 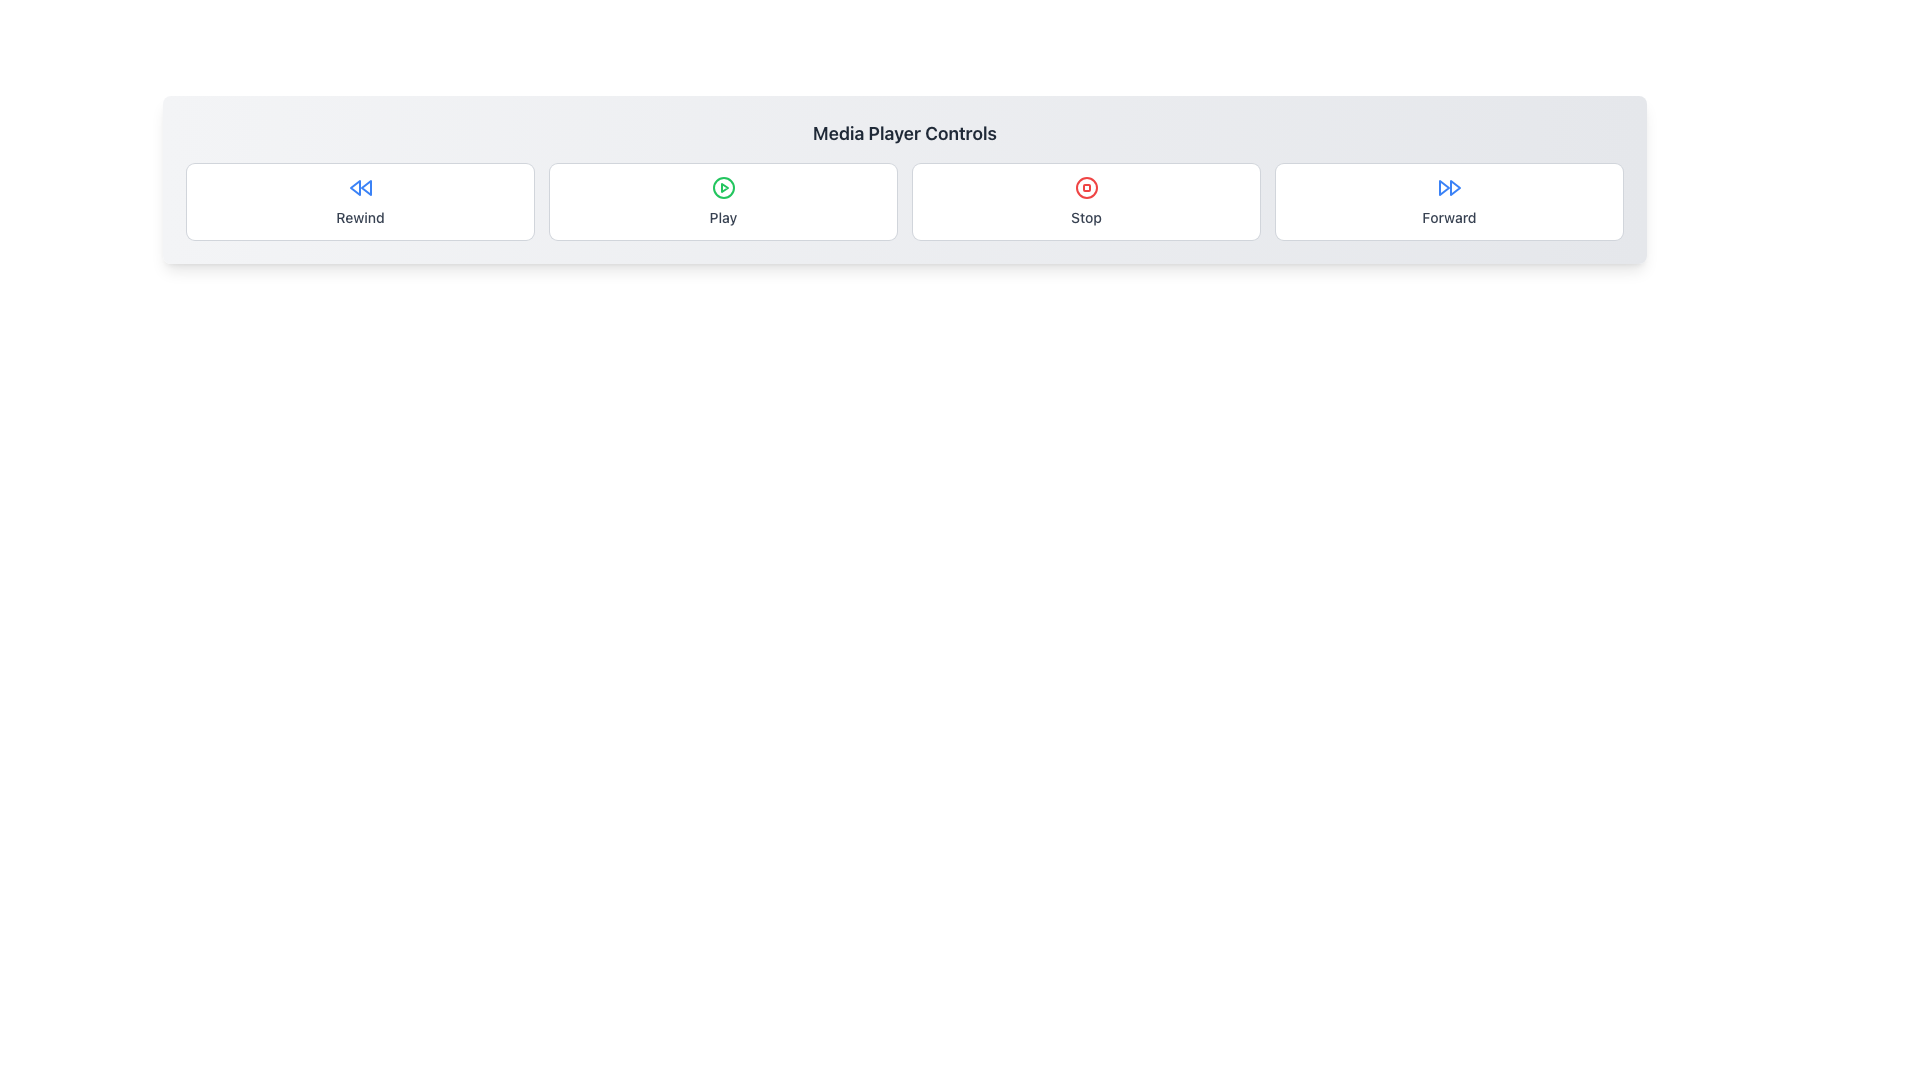 I want to click on the second triangle of the rewind icon, styled in blue, located in the leftmost section of the media control buttons, so click(x=365, y=188).